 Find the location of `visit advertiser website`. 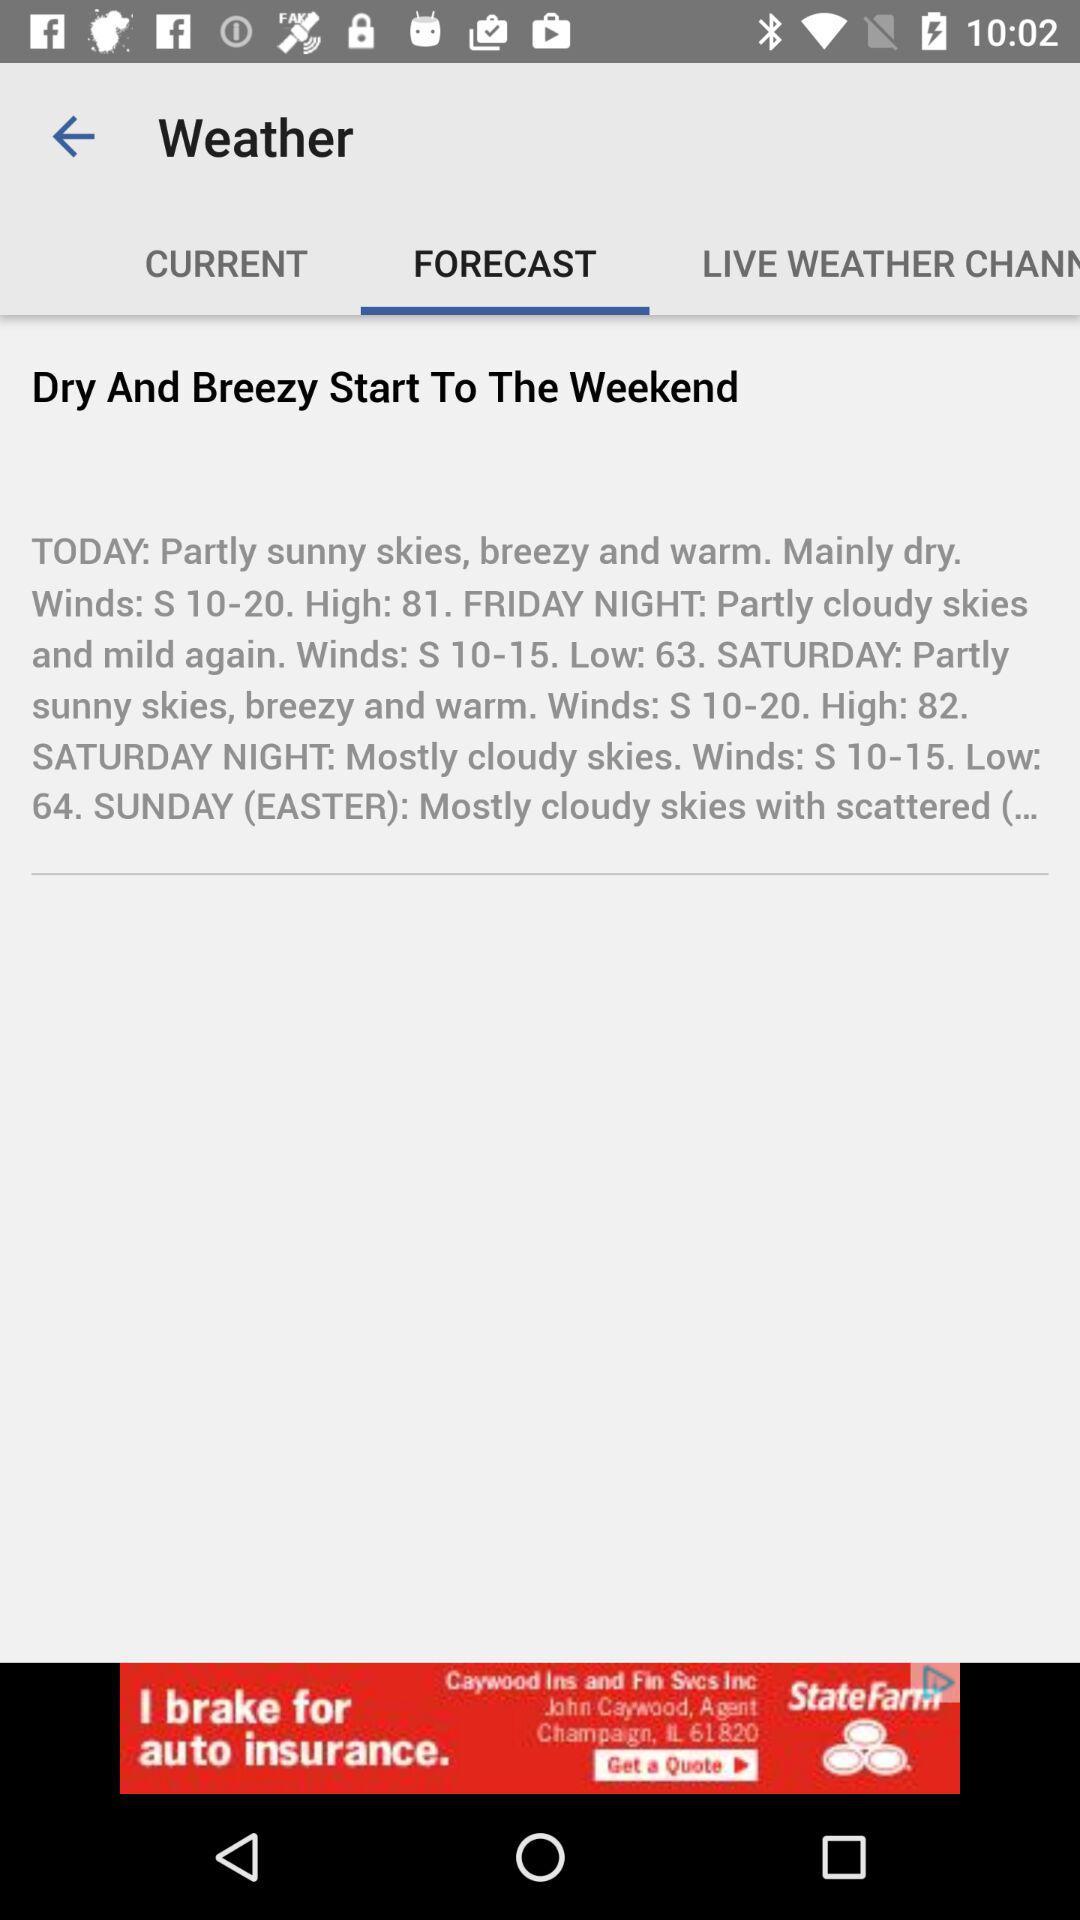

visit advertiser website is located at coordinates (540, 1727).